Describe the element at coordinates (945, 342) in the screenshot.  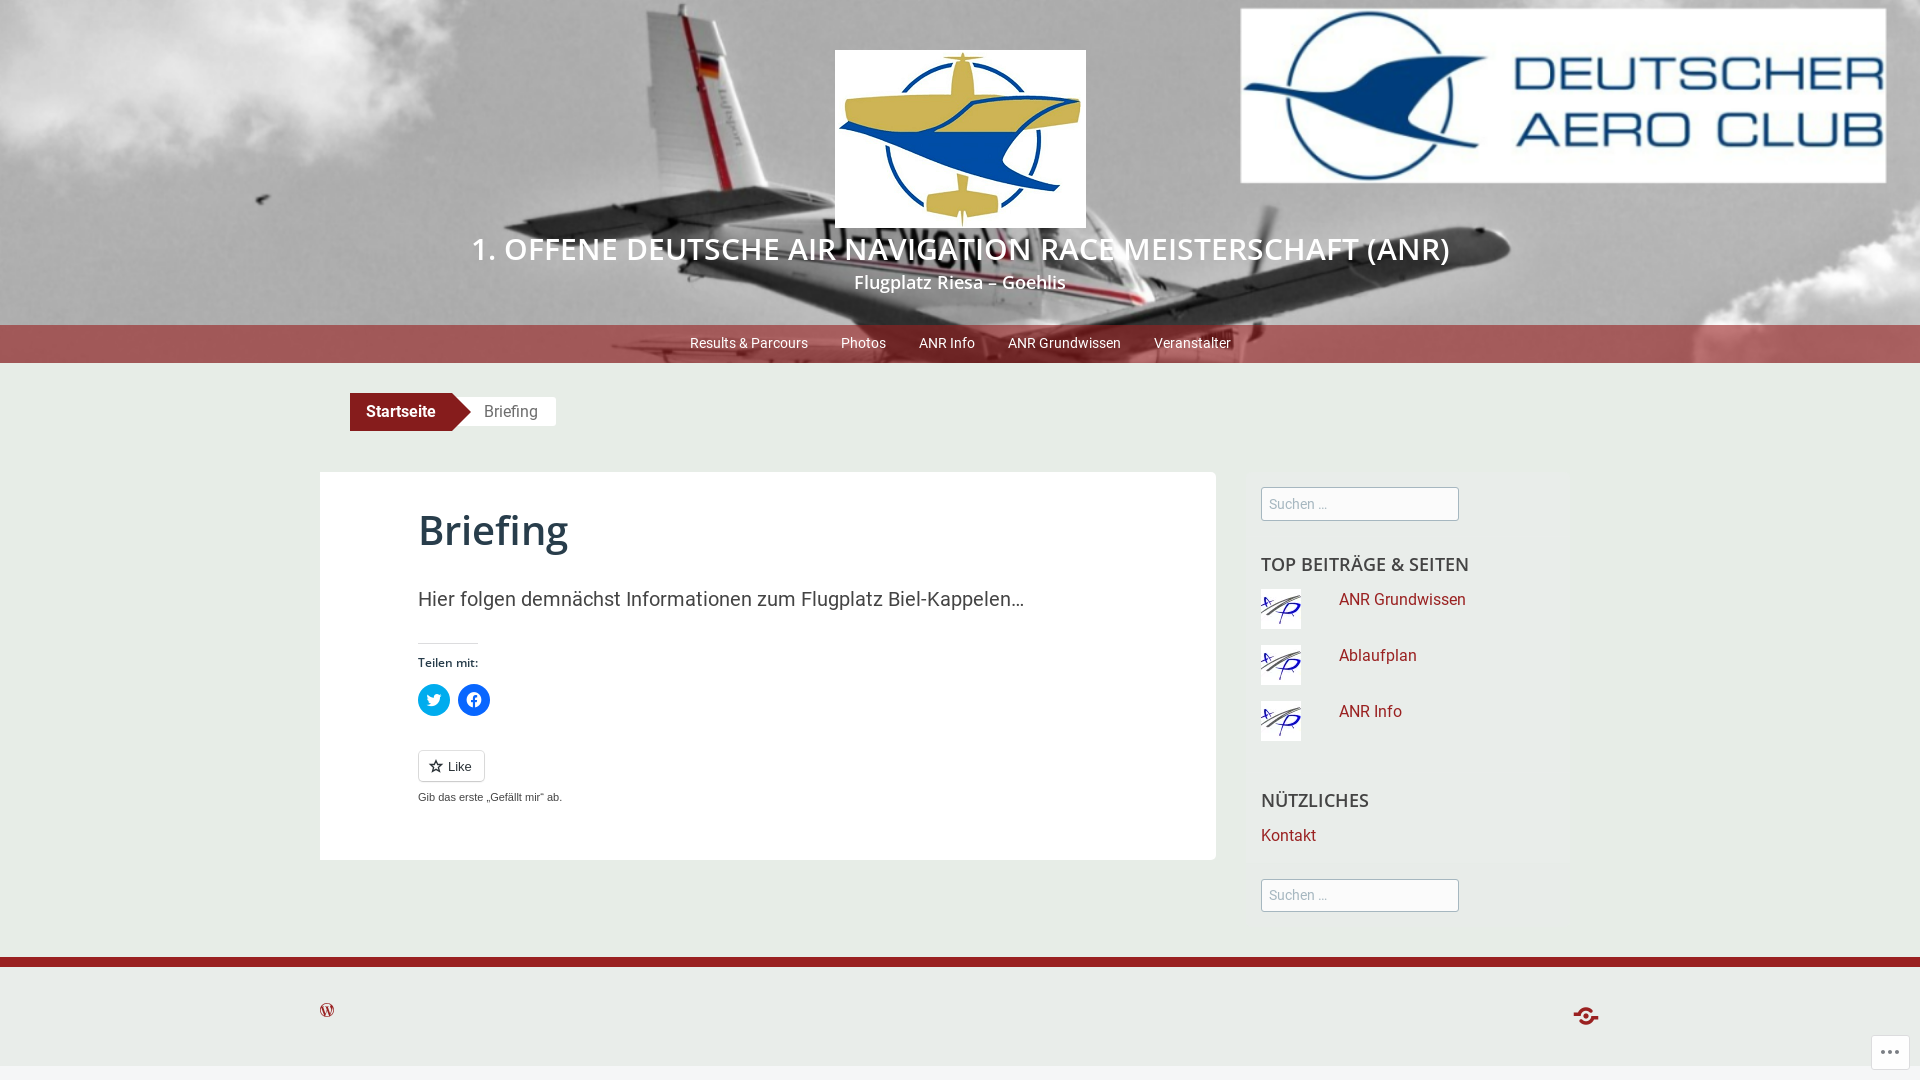
I see `'ANR Info'` at that location.